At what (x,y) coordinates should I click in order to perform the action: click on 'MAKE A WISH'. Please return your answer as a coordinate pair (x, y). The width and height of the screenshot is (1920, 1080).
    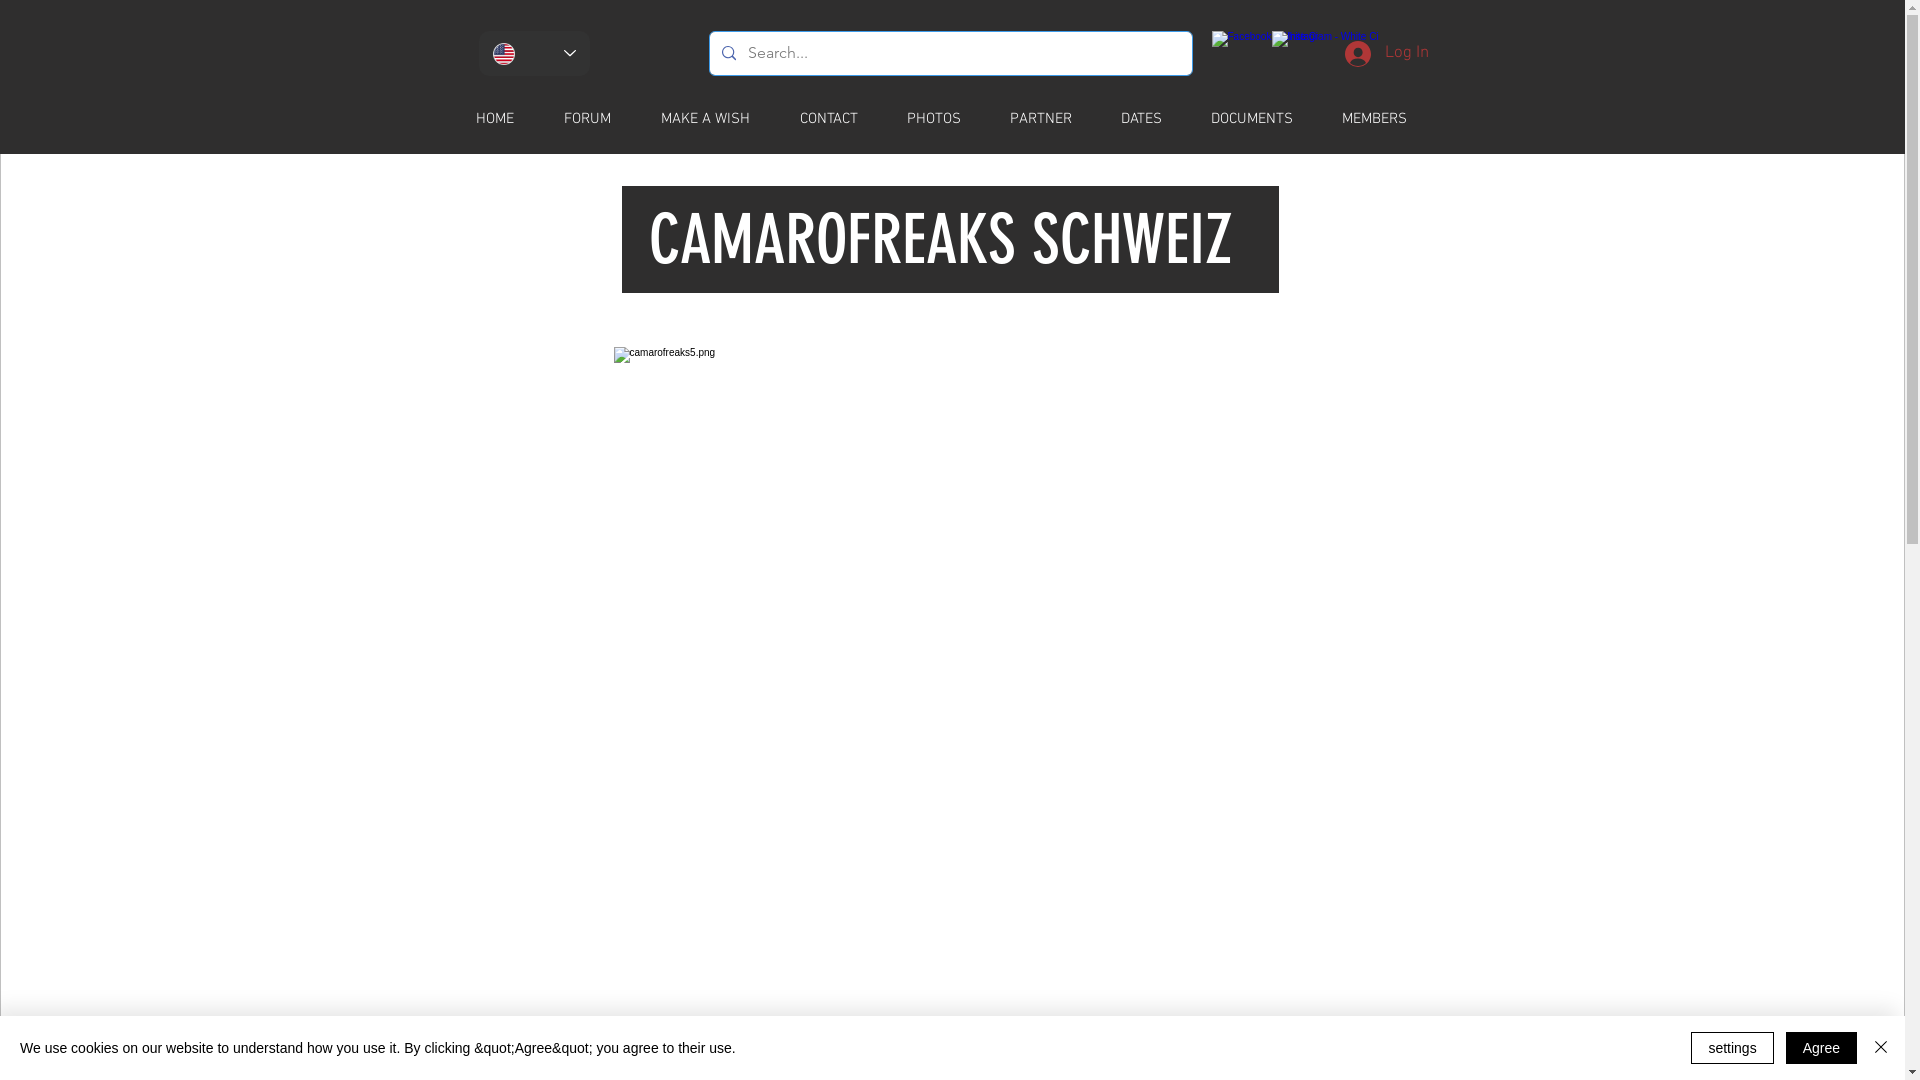
    Looking at the image, I should click on (717, 119).